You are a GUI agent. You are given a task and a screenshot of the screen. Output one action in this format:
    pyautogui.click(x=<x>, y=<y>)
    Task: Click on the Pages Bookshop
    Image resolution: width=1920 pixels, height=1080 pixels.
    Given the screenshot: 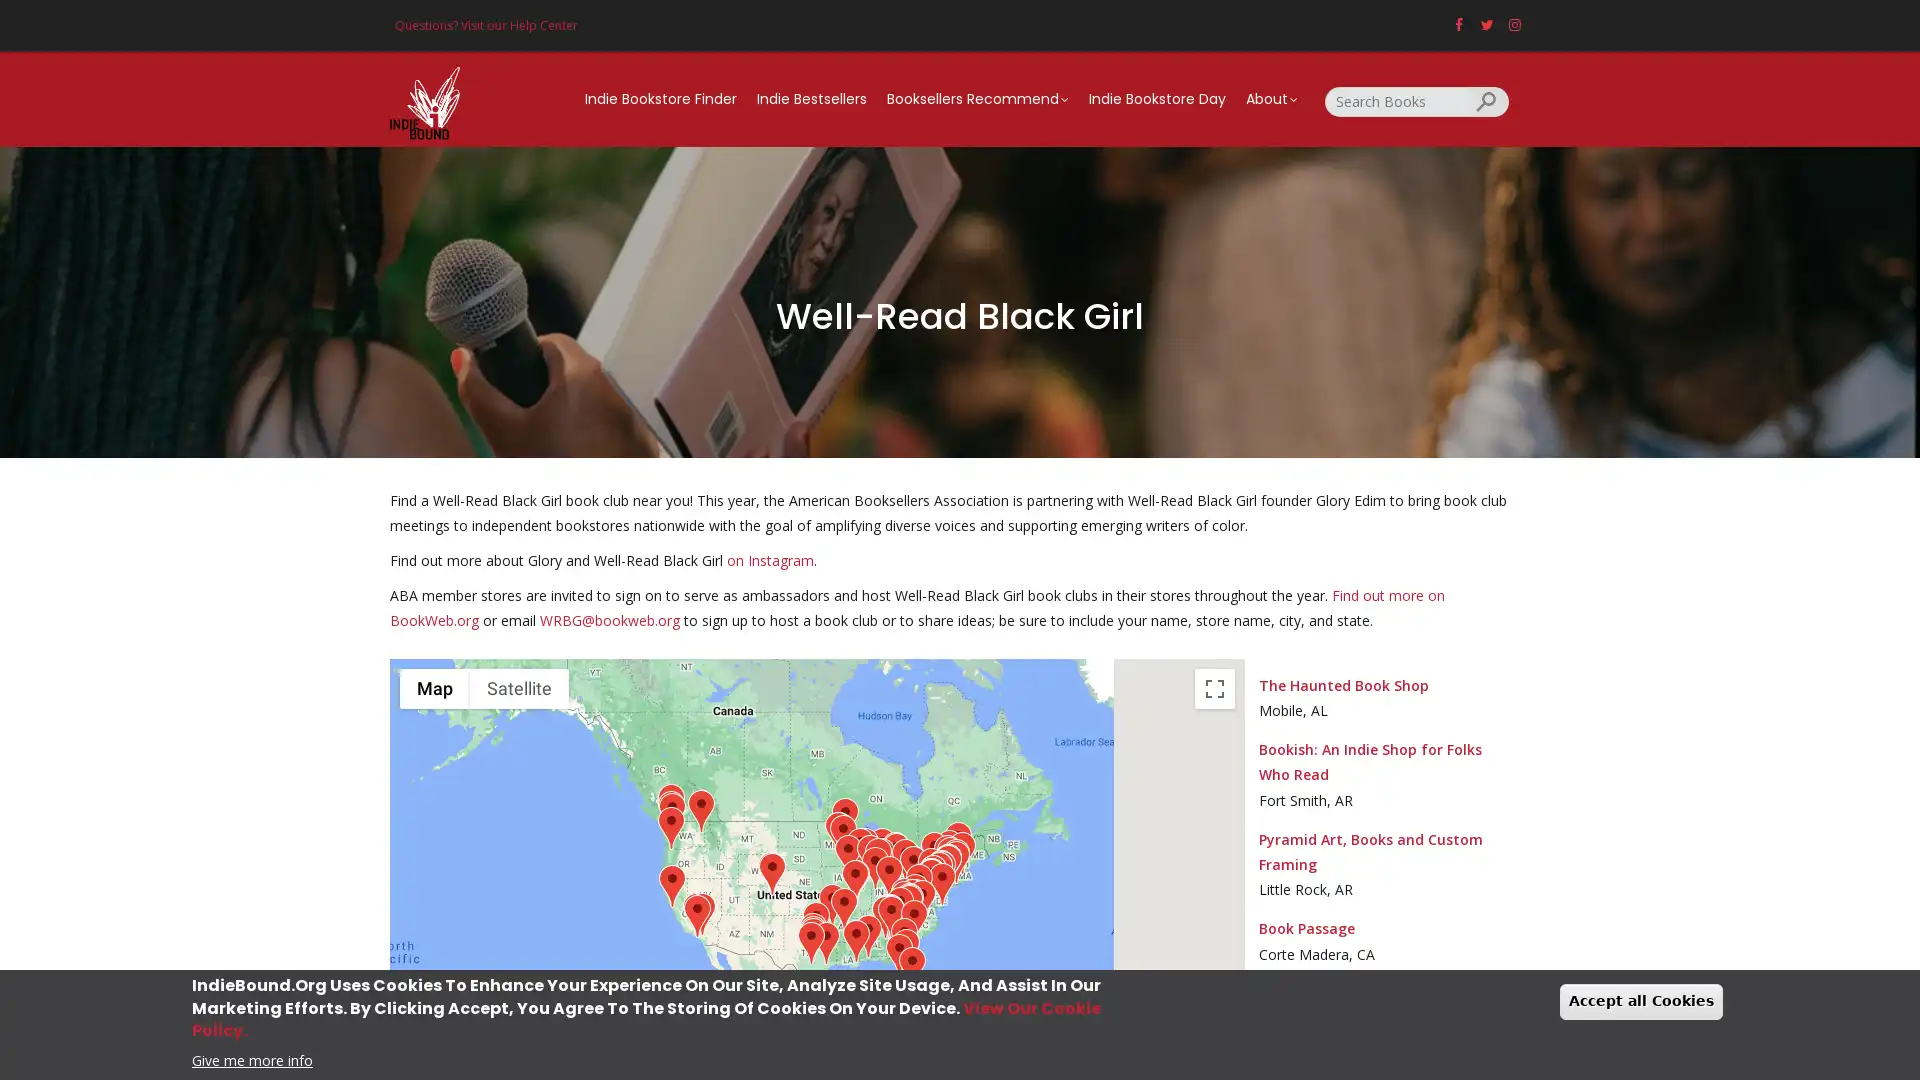 What is the action you would take?
    pyautogui.click(x=893, y=852)
    